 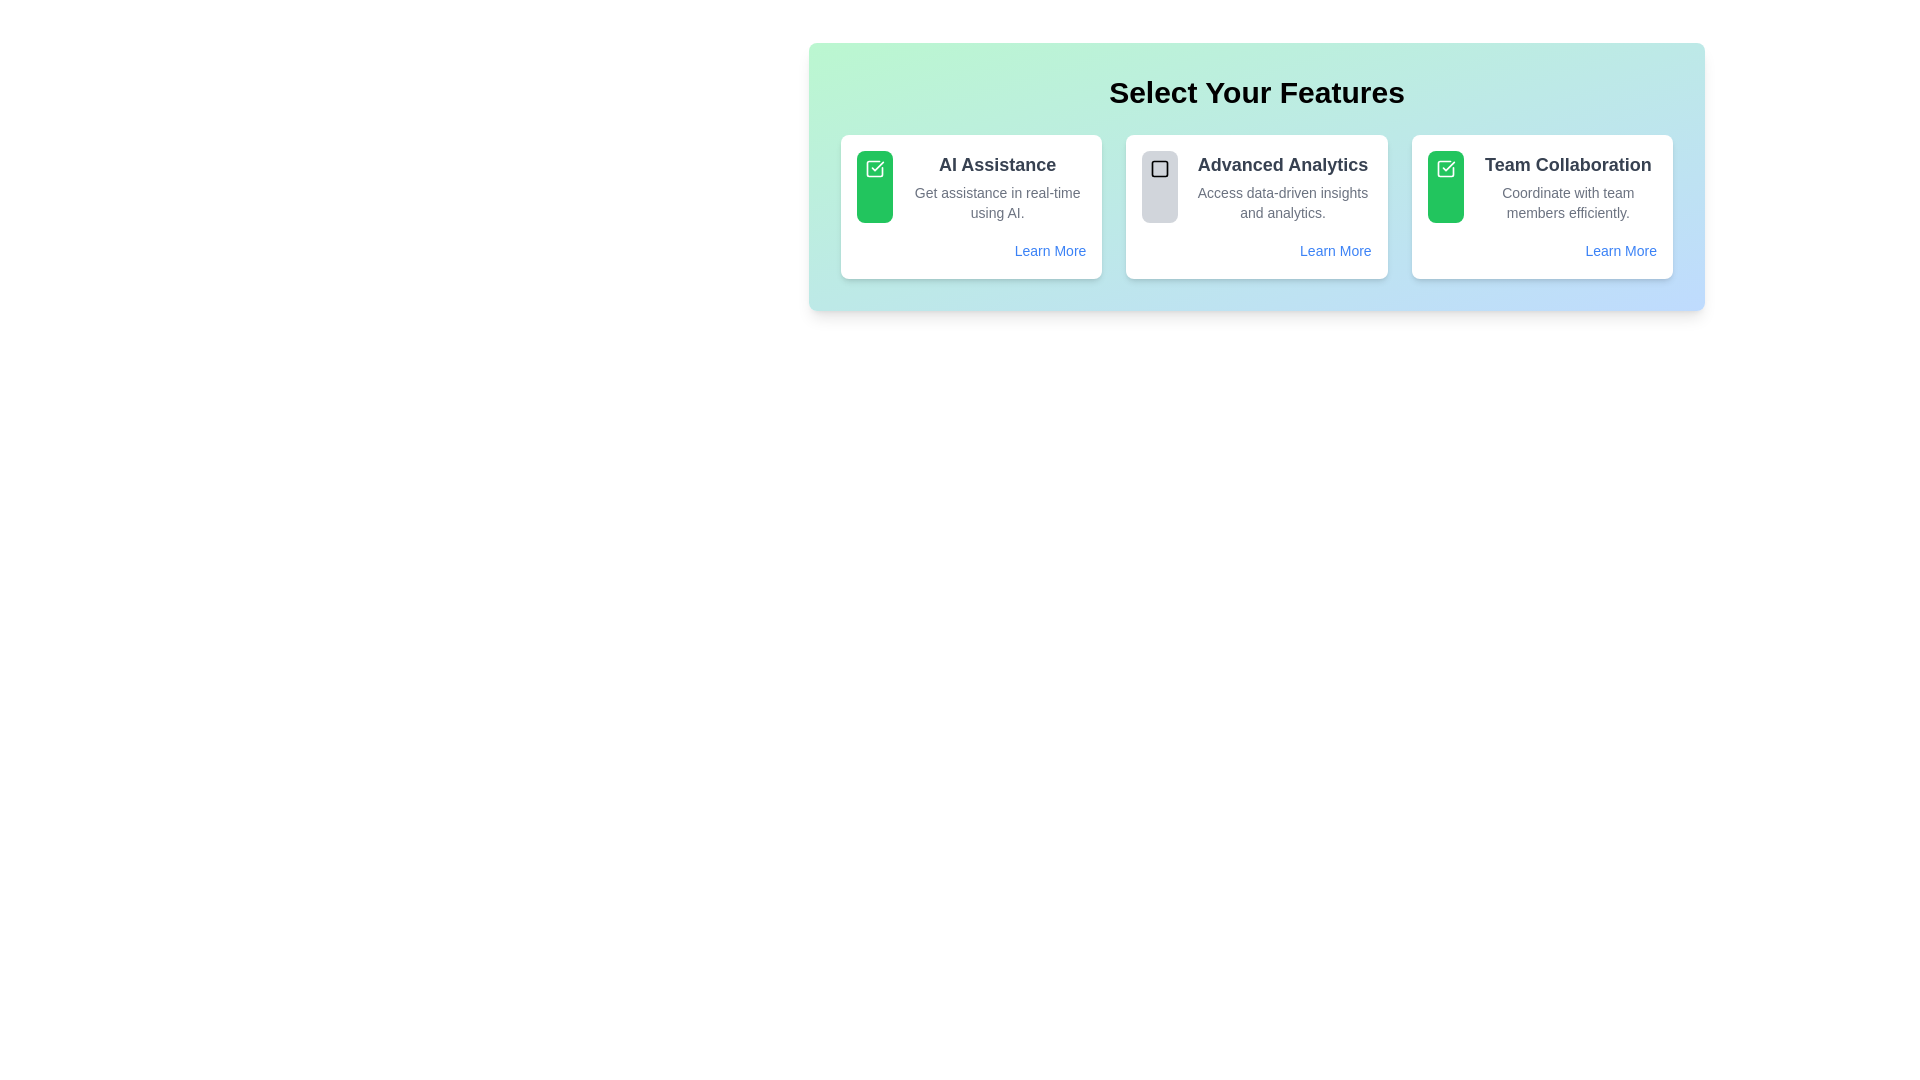 What do you see at coordinates (1256, 186) in the screenshot?
I see `the selectable feature card titled 'Advanced Analytics' which contains a light gray background, a square icon outlined in black, and text describing data-driven insights` at bounding box center [1256, 186].